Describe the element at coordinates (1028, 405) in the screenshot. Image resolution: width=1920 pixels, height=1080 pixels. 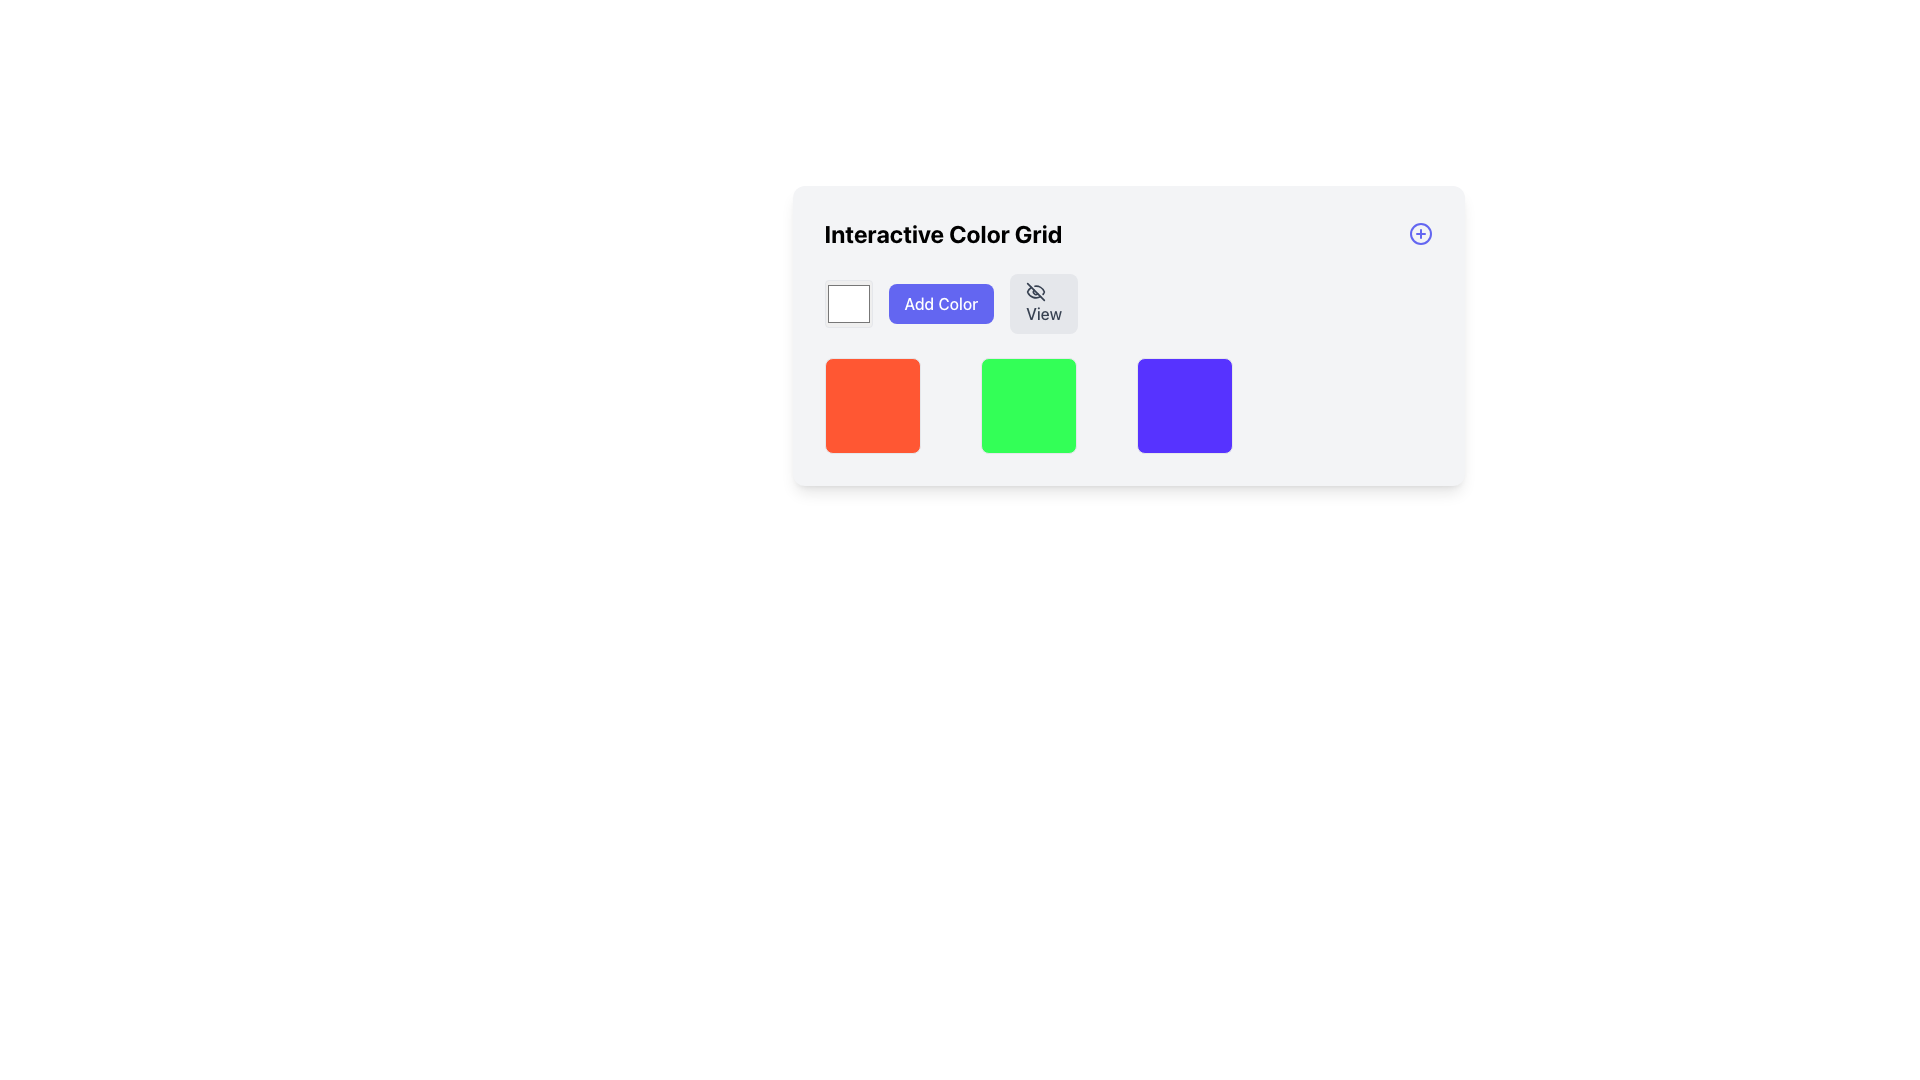
I see `the second colored interactive square in the 'Interactive Color Grid'` at that location.